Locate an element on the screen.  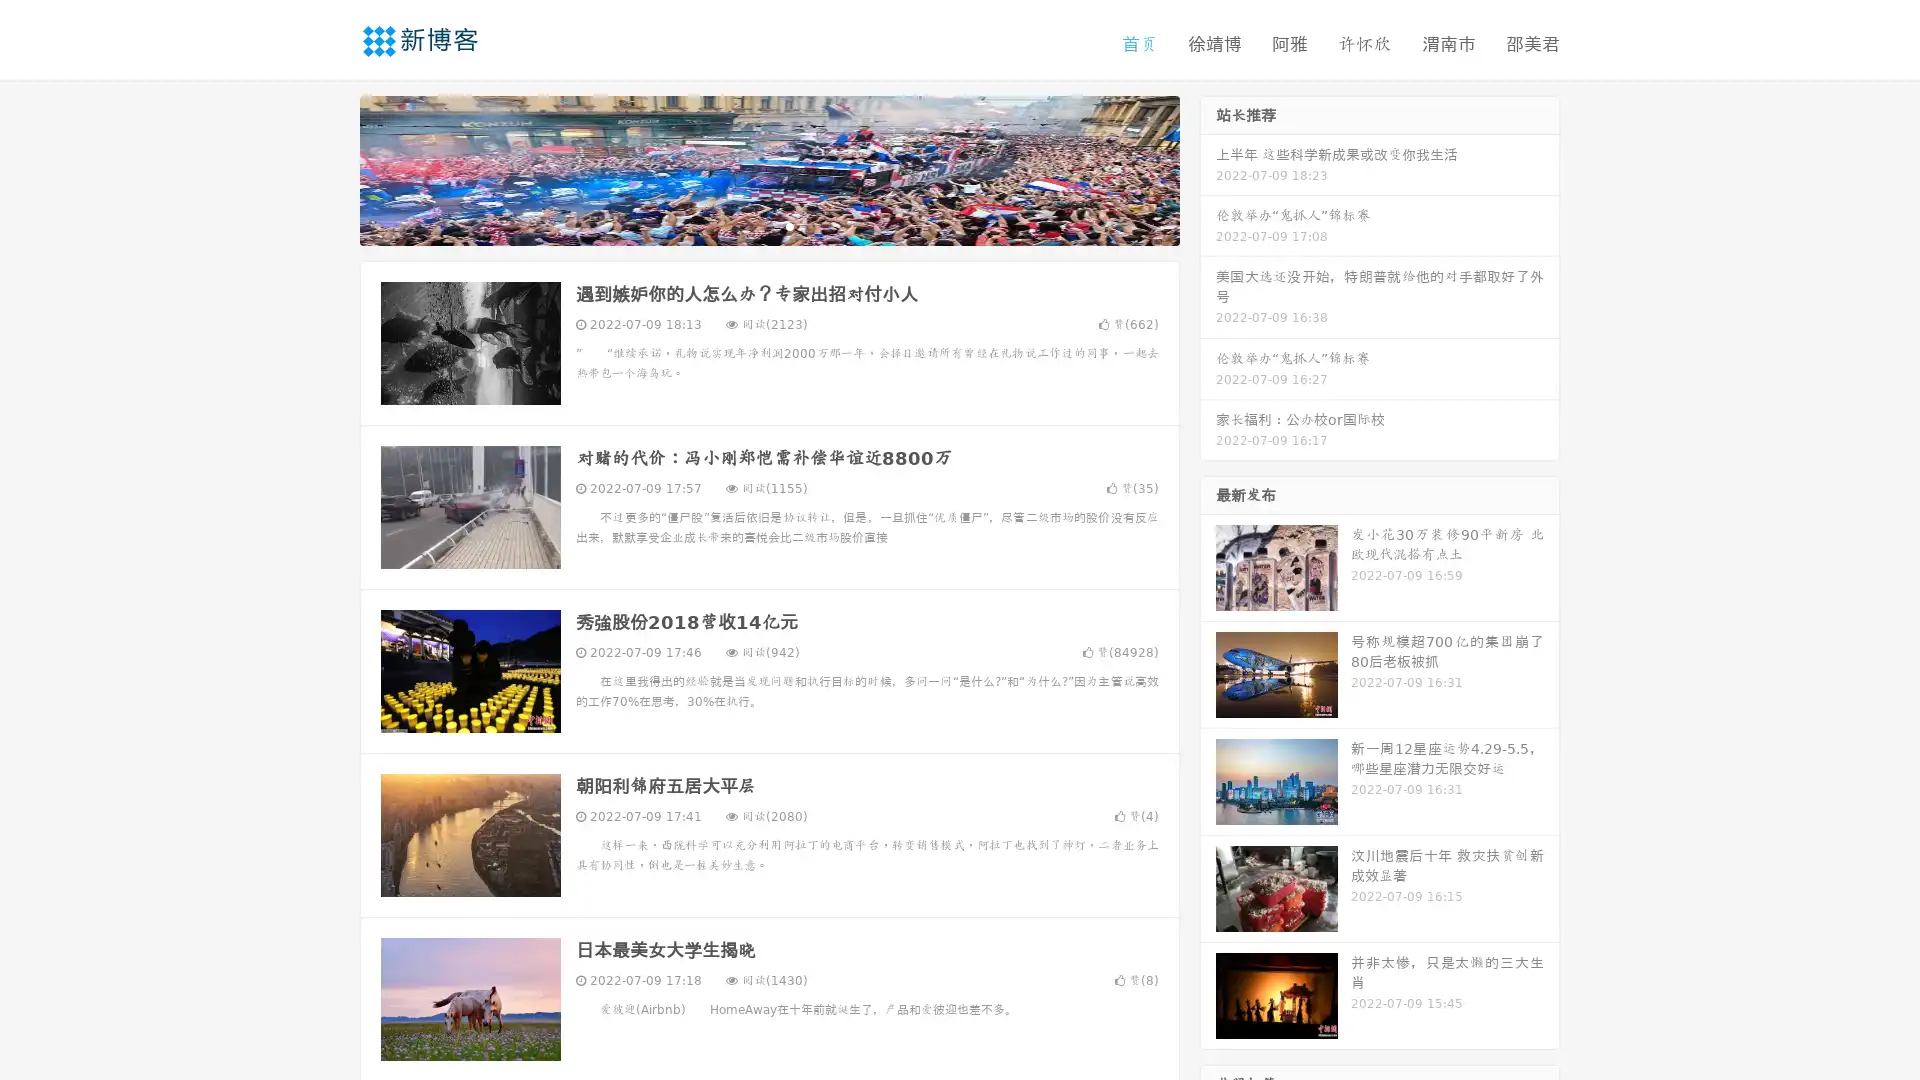
Go to slide 1 is located at coordinates (748, 225).